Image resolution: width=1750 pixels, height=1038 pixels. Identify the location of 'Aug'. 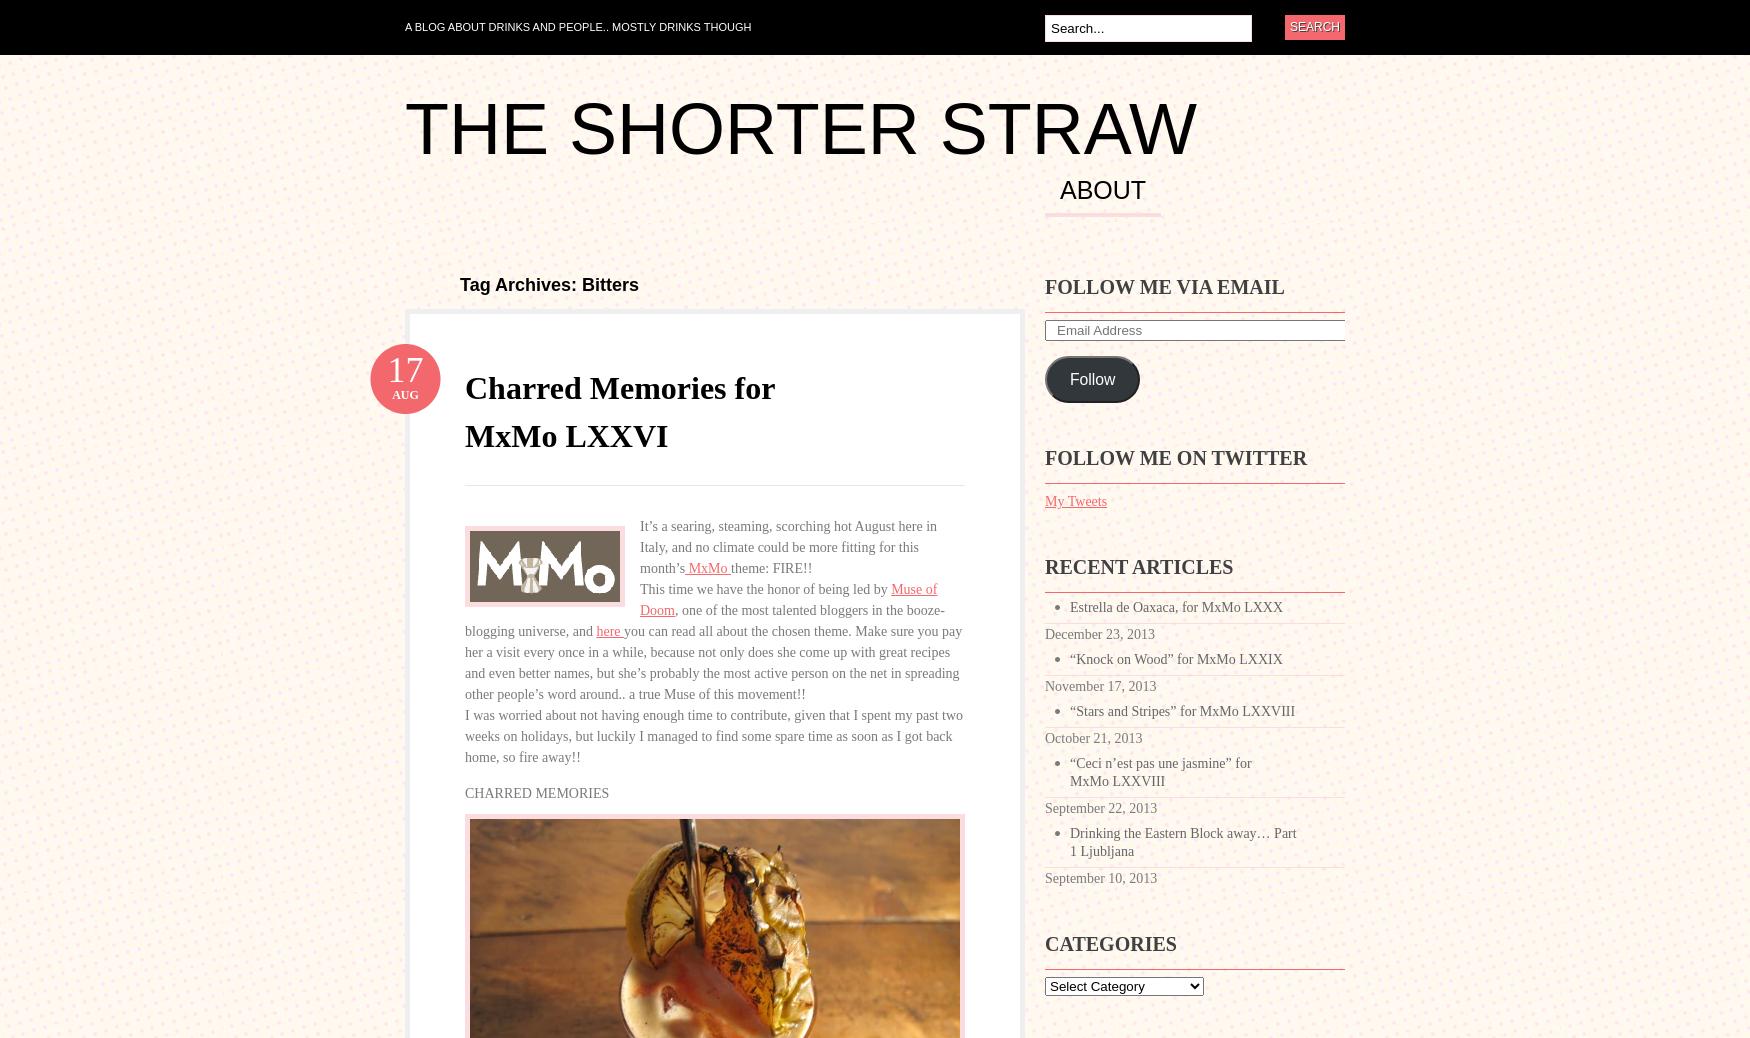
(403, 394).